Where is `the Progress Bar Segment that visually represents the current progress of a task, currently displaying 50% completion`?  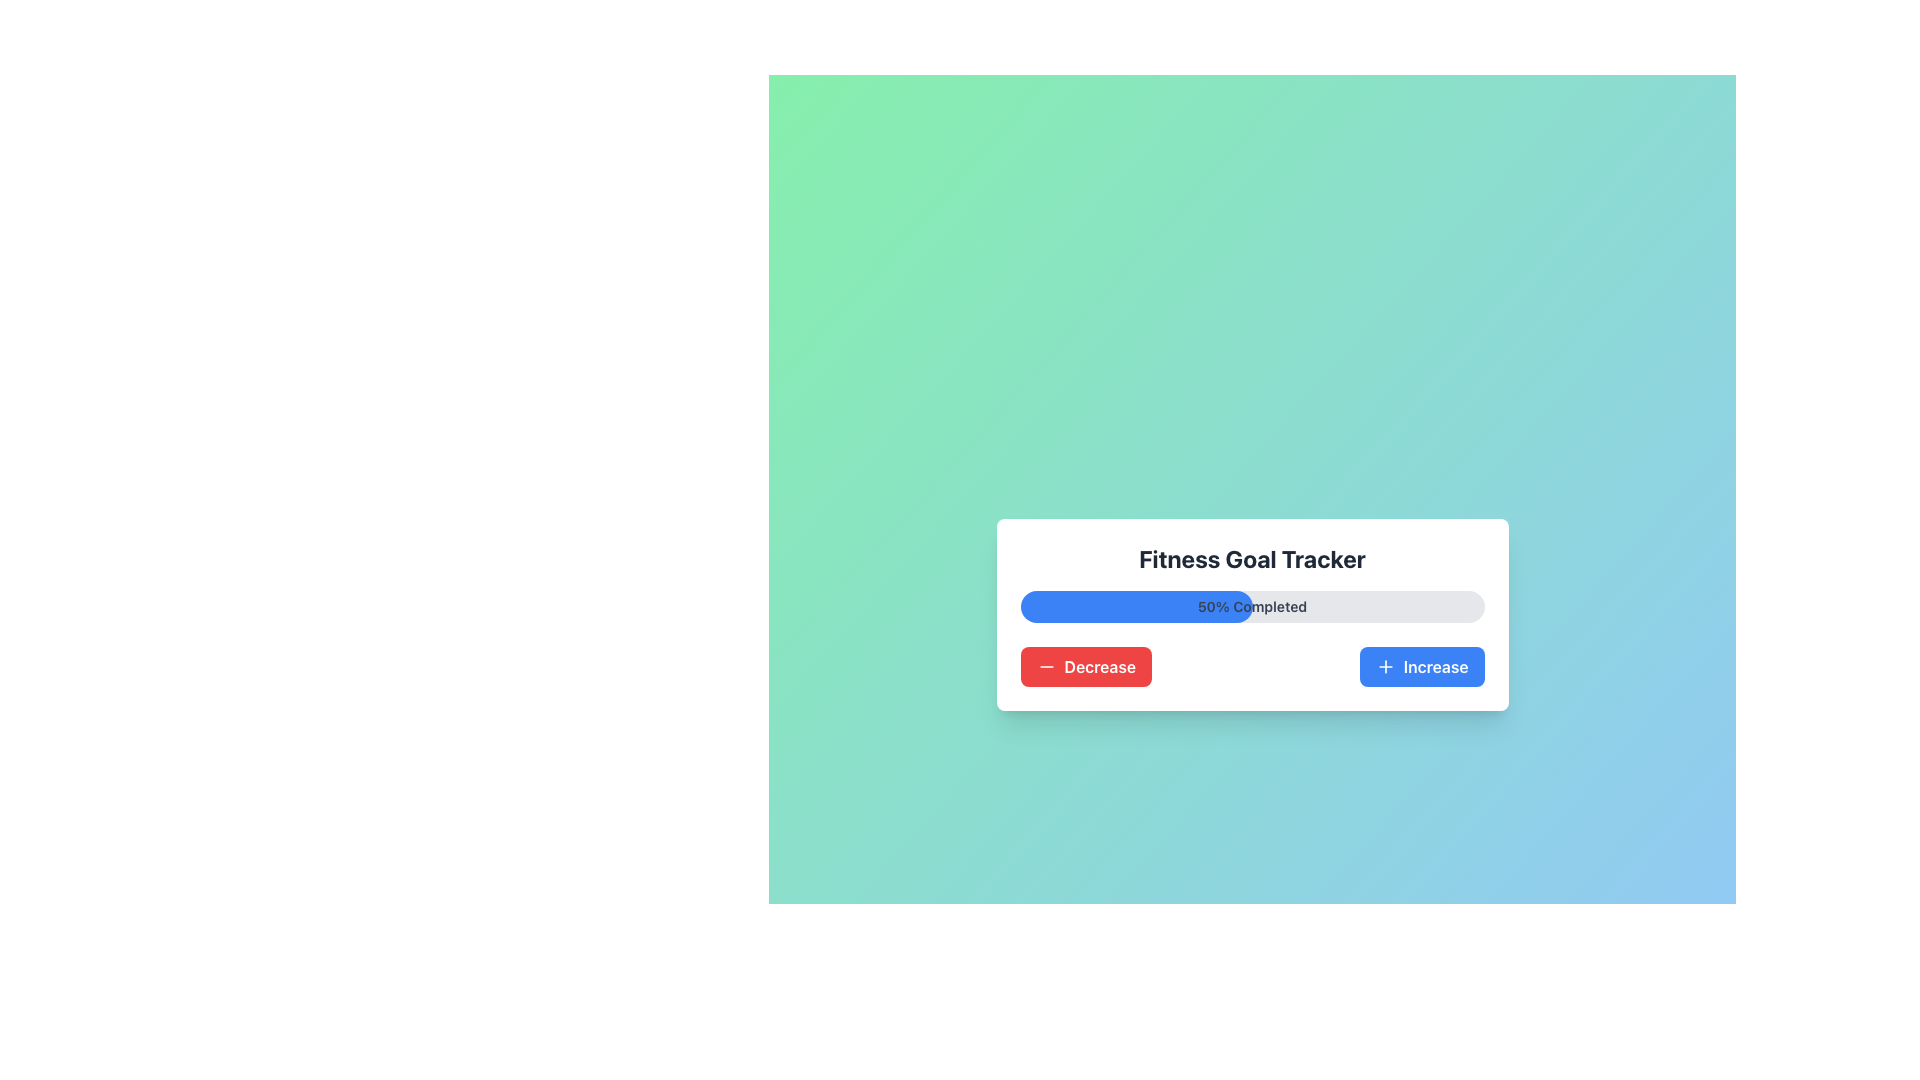
the Progress Bar Segment that visually represents the current progress of a task, currently displaying 50% completion is located at coordinates (1136, 605).